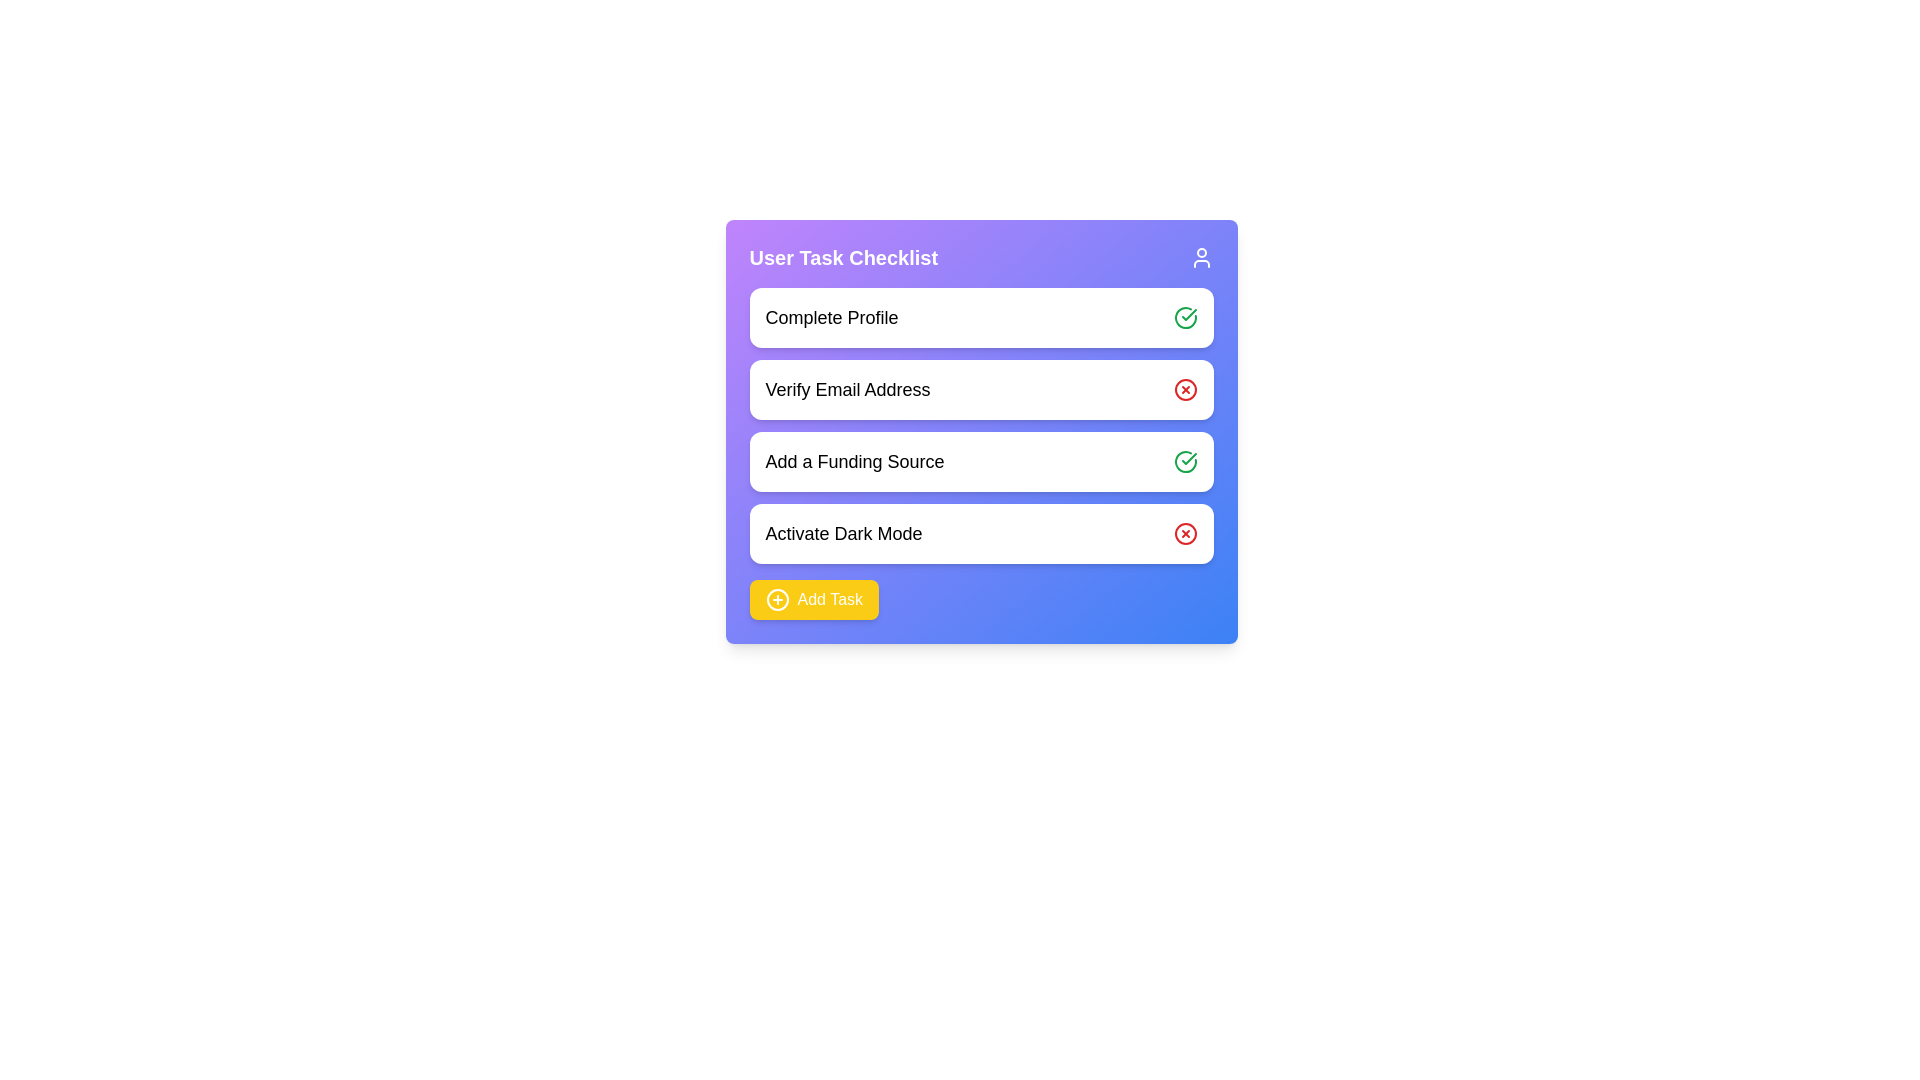 Image resolution: width=1920 pixels, height=1080 pixels. I want to click on the first task item card ('Complete Profile') in the 'User Task Checklist', so click(981, 316).